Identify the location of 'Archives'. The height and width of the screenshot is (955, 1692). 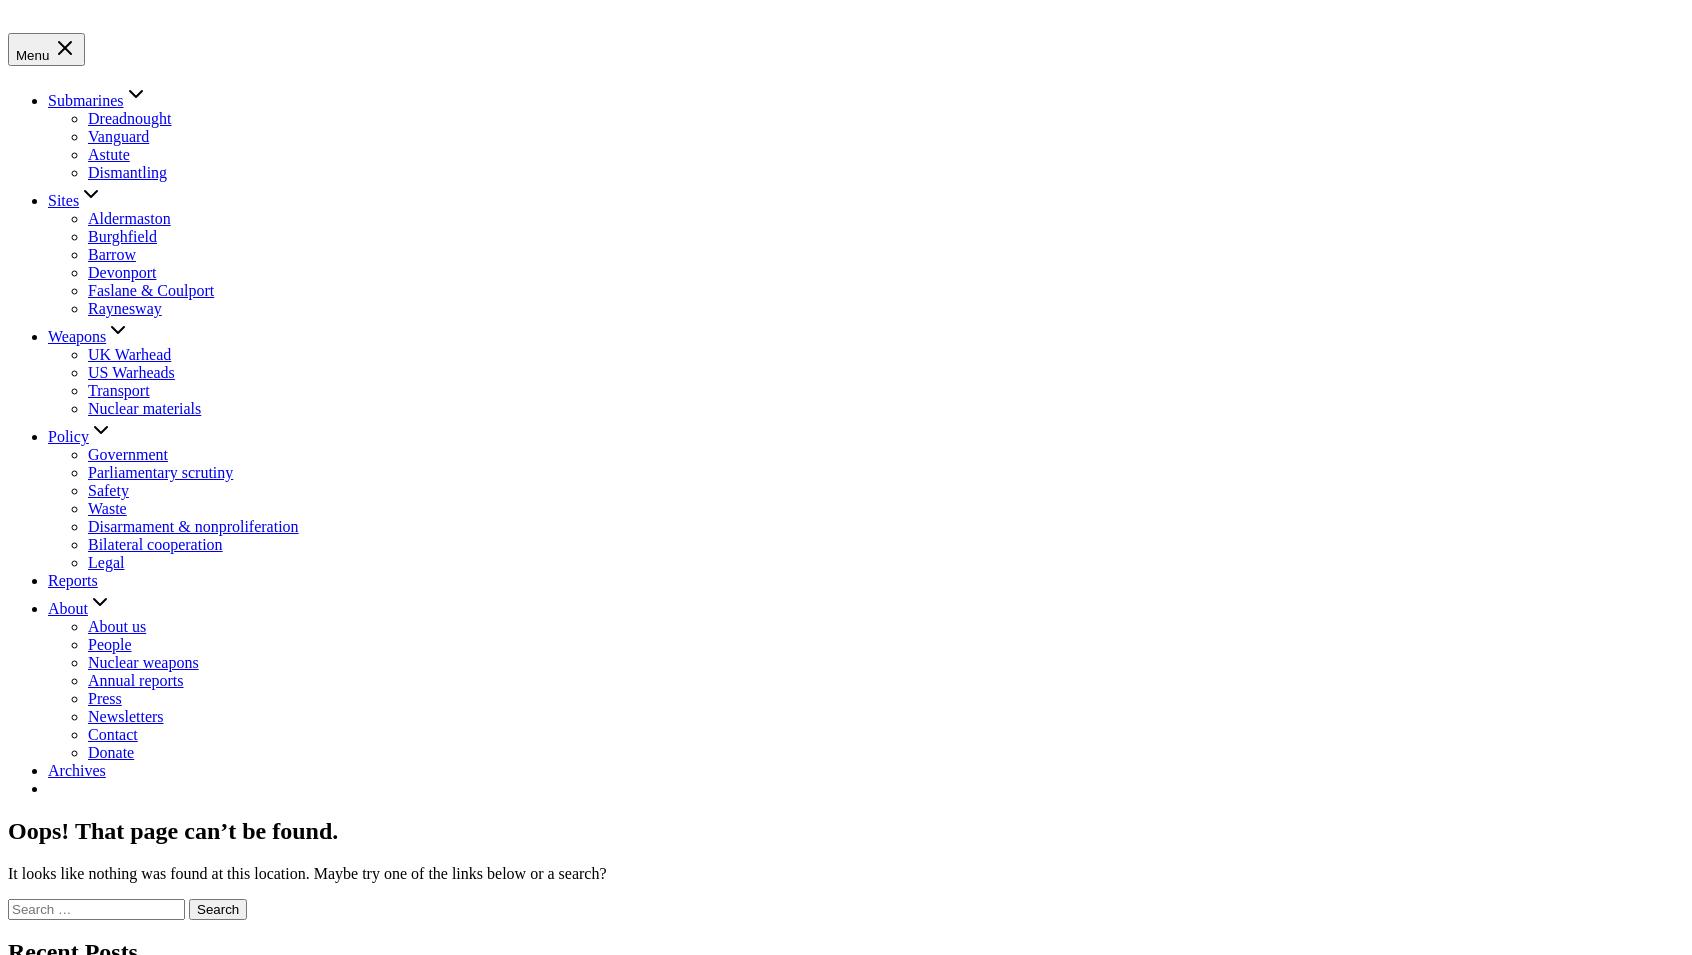
(76, 768).